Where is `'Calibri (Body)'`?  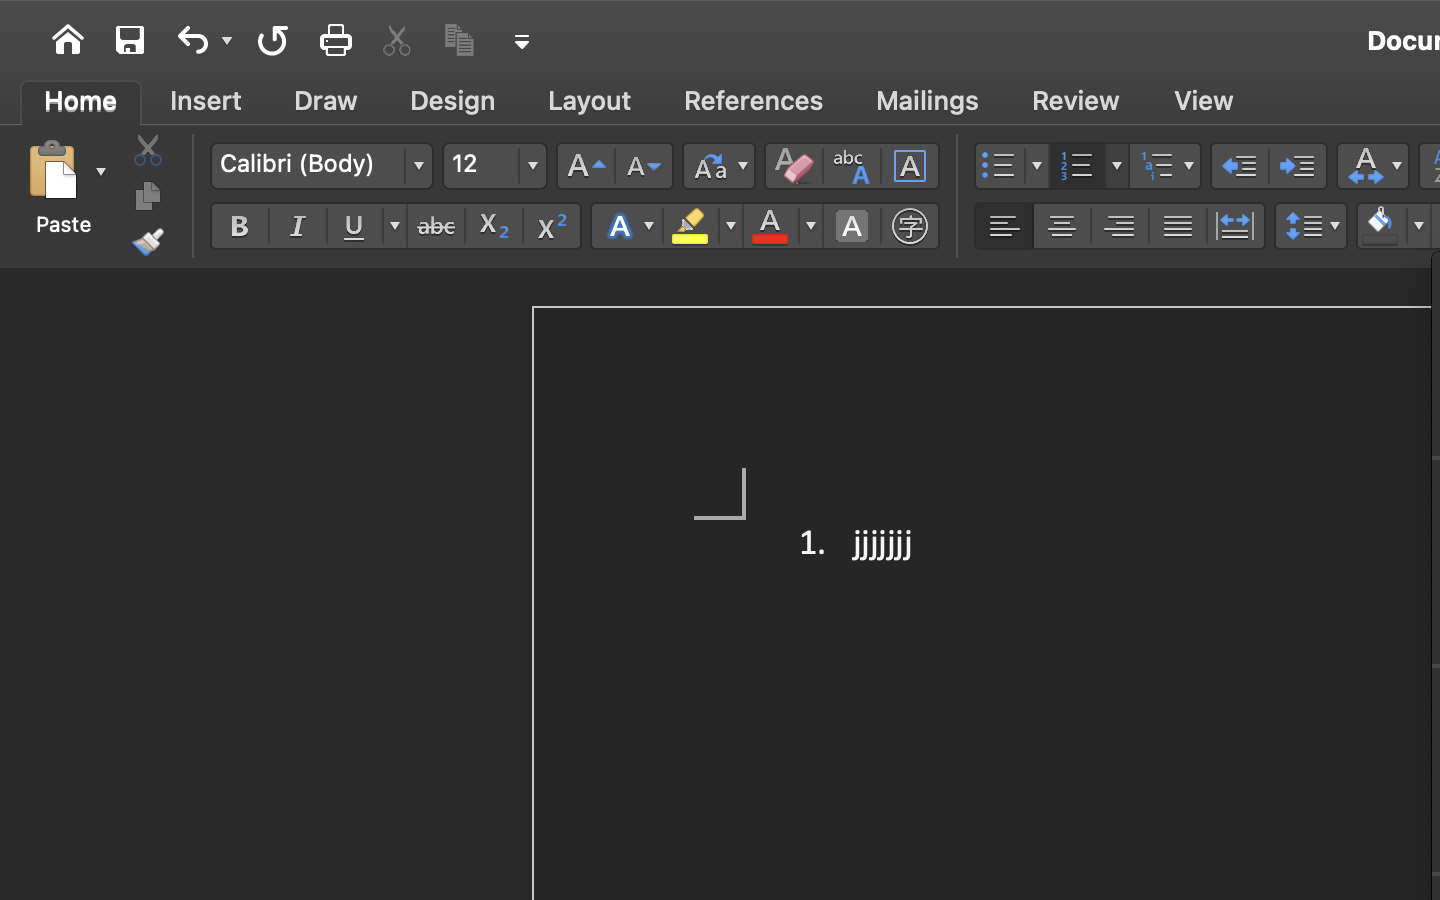 'Calibri (Body)' is located at coordinates (321, 165).